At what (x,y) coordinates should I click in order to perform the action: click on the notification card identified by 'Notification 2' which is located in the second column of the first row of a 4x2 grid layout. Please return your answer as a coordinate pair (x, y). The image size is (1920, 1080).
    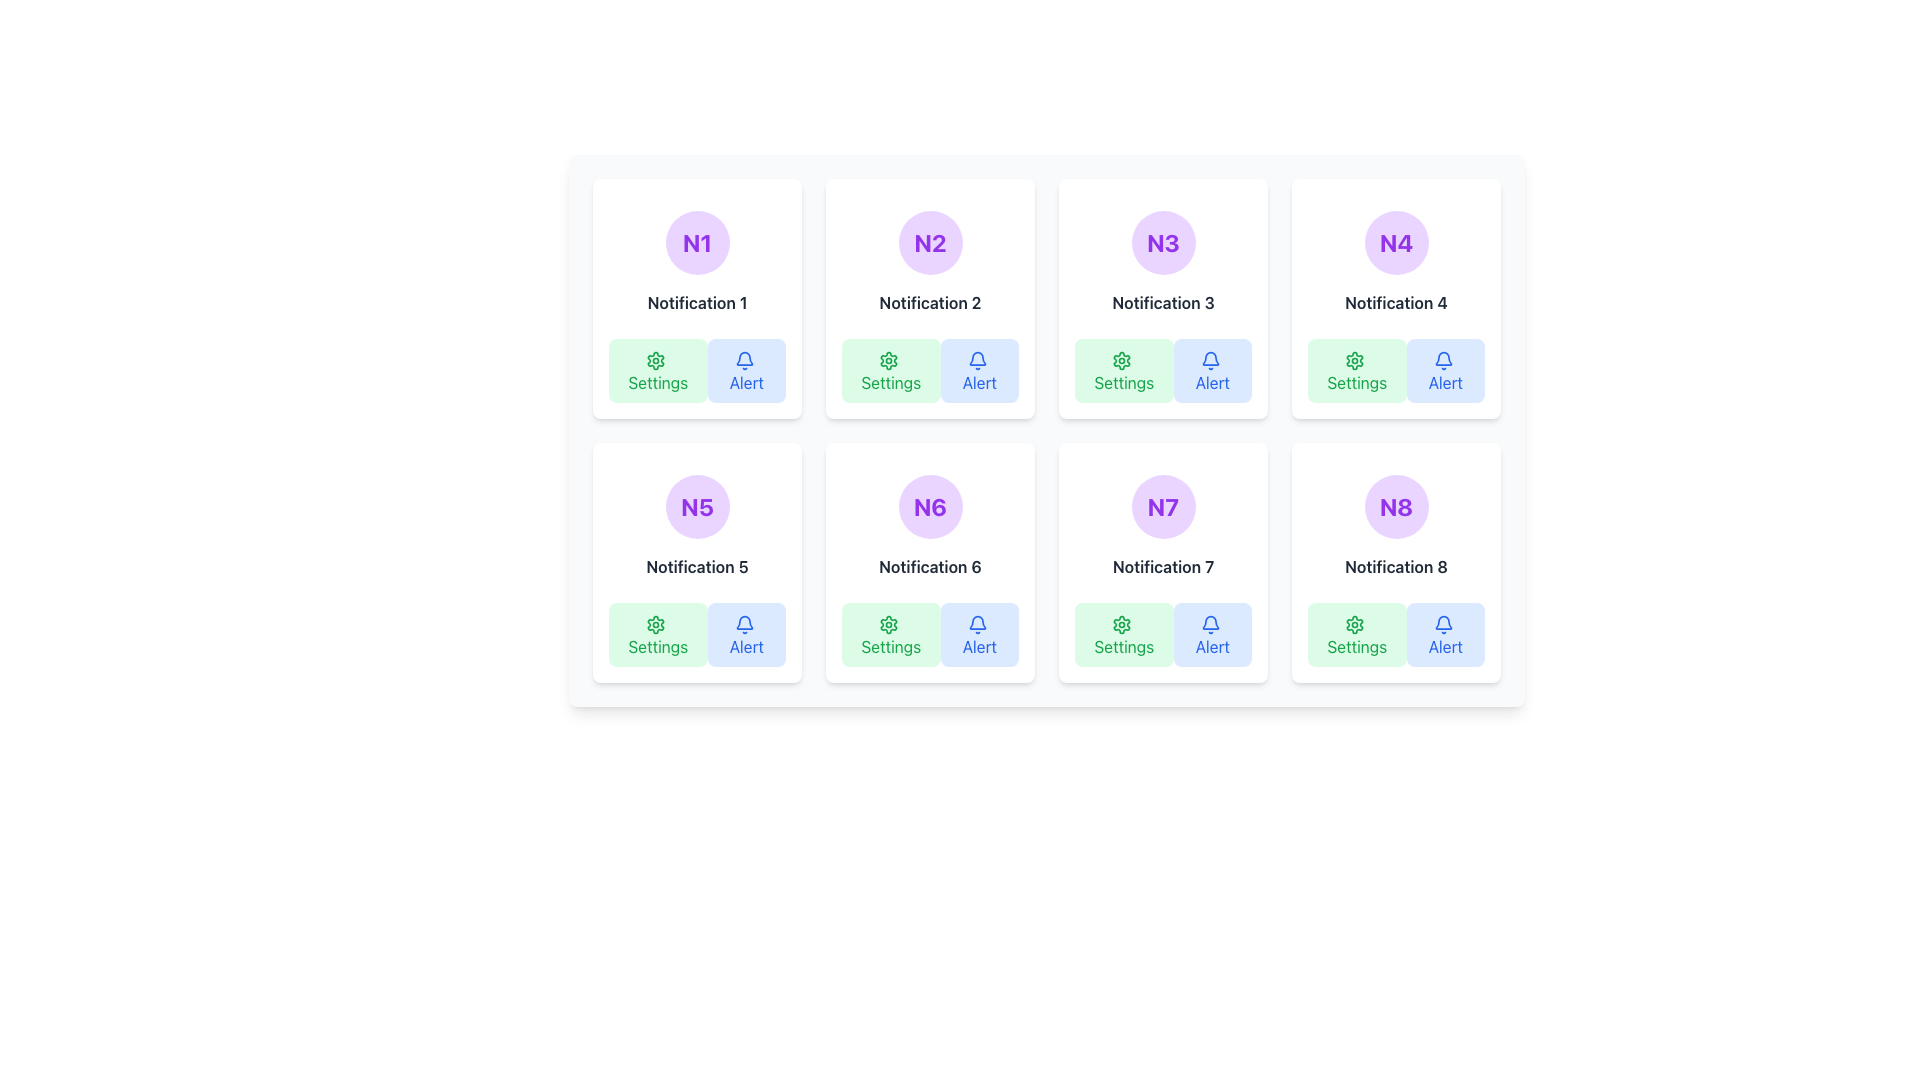
    Looking at the image, I should click on (929, 299).